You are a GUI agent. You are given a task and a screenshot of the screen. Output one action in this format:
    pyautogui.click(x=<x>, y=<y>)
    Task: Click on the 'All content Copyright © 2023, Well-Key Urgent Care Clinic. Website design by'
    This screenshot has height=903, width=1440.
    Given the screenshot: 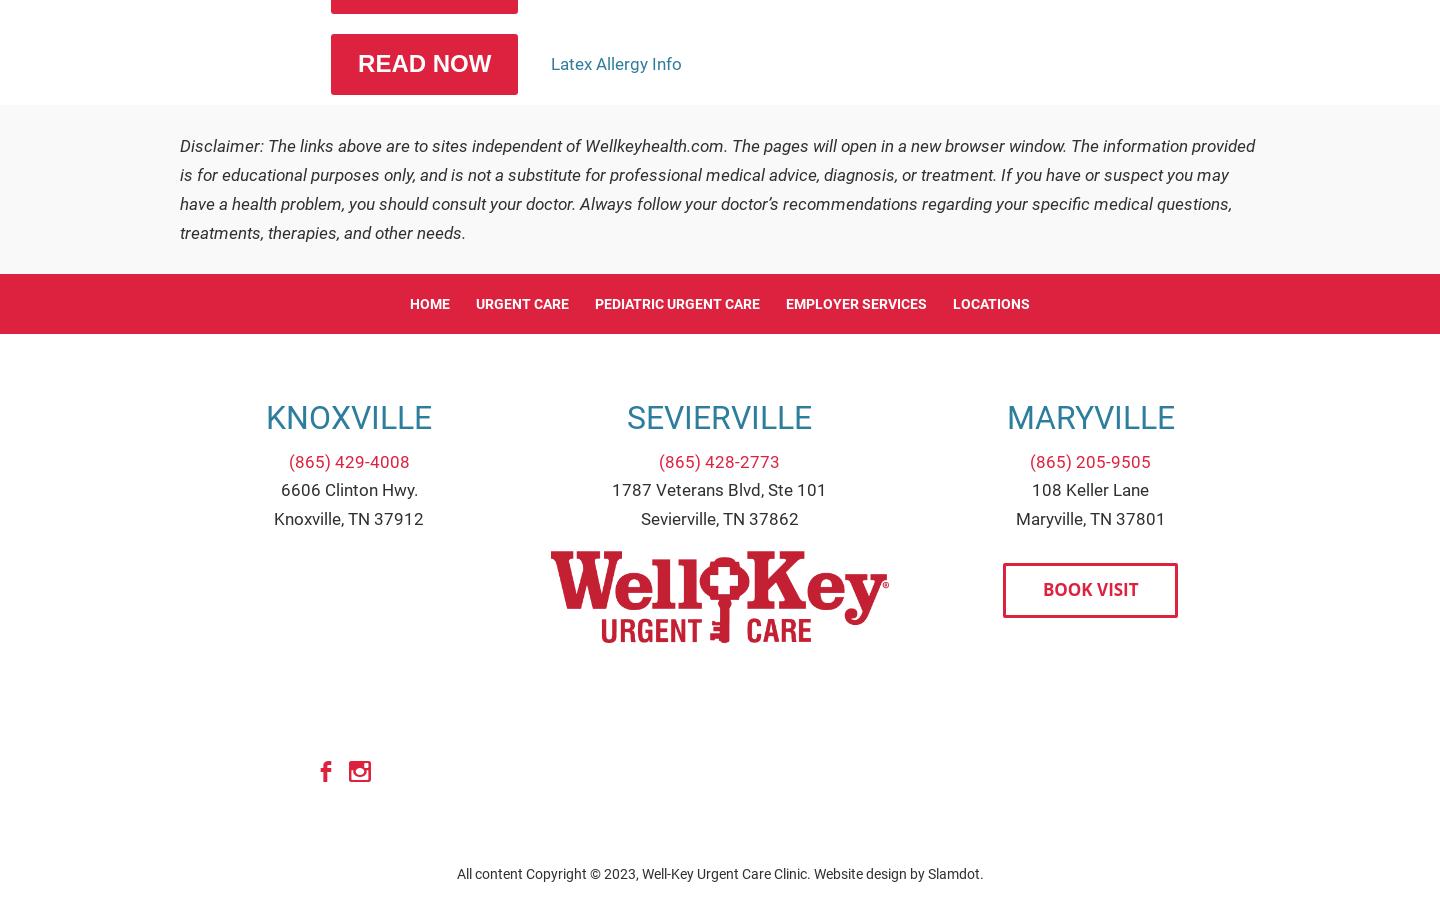 What is the action you would take?
    pyautogui.click(x=456, y=873)
    